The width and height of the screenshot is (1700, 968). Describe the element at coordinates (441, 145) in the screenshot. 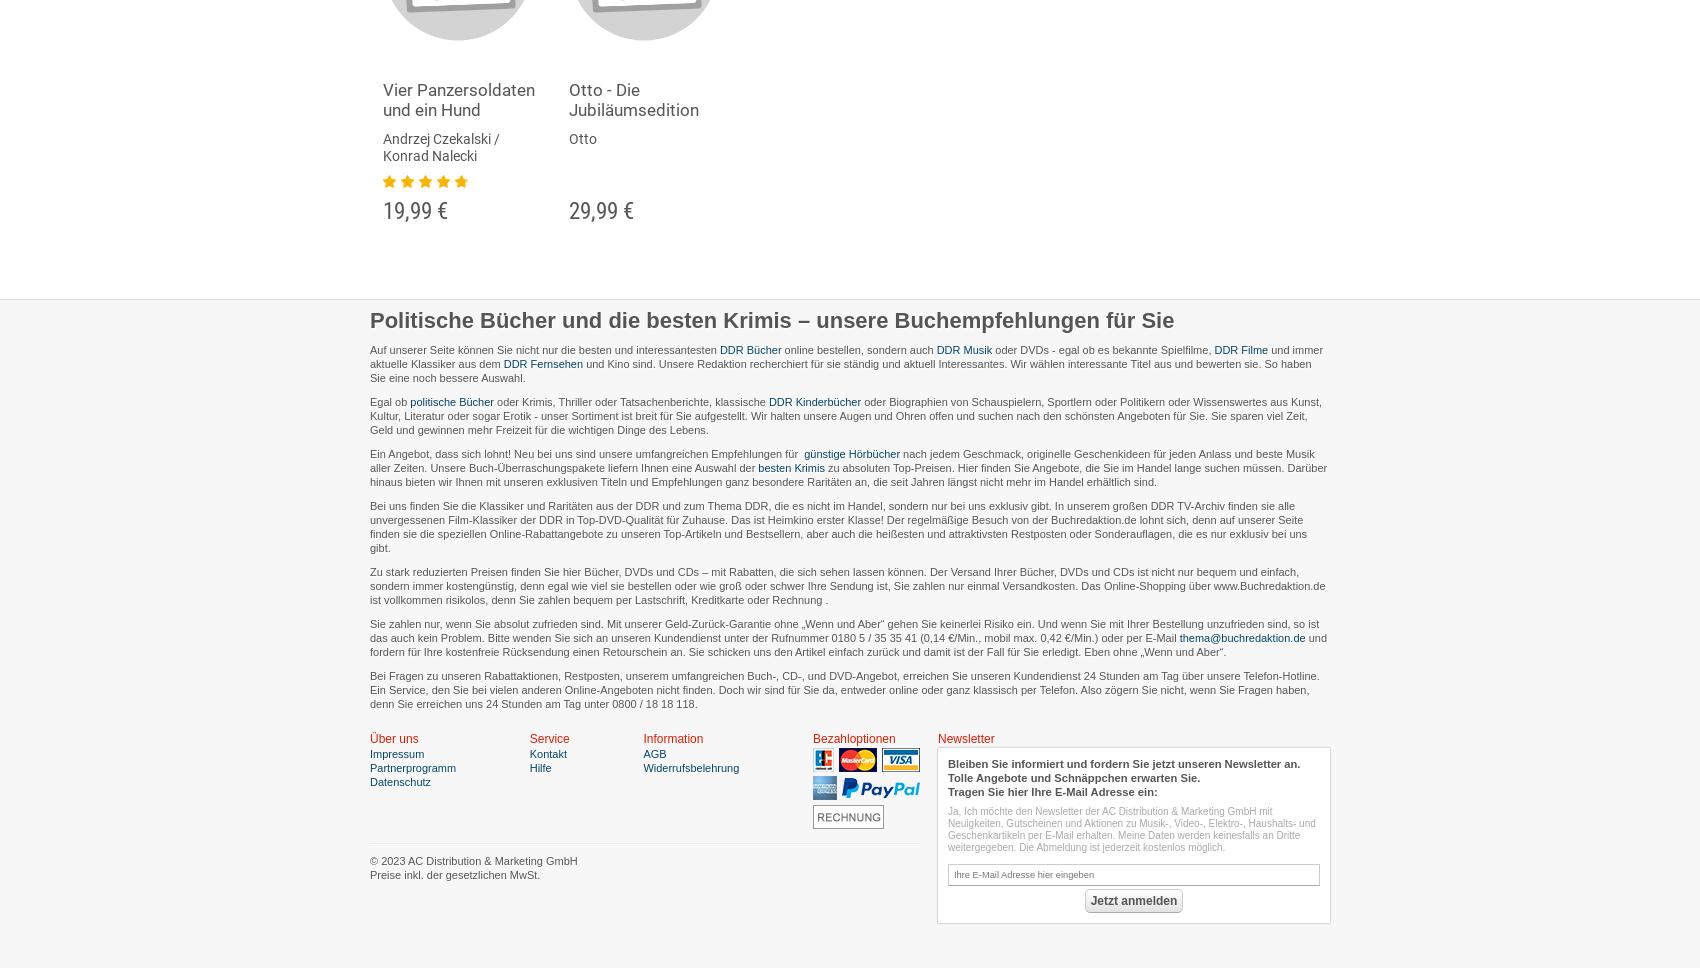

I see `'Andrzej Czekalski / Konrad Nalecki'` at that location.